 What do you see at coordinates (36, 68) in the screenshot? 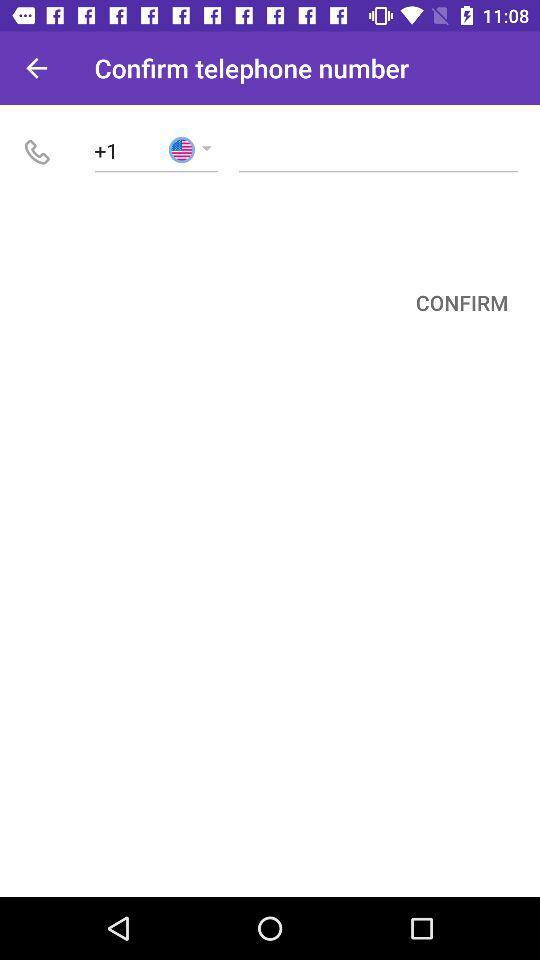
I see `go back` at bounding box center [36, 68].